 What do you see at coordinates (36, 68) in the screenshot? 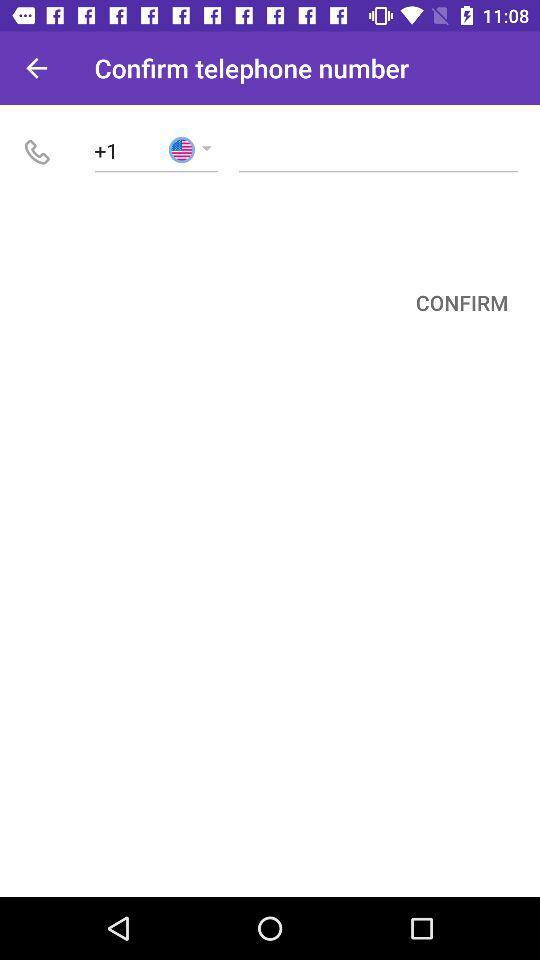
I see `go back` at bounding box center [36, 68].